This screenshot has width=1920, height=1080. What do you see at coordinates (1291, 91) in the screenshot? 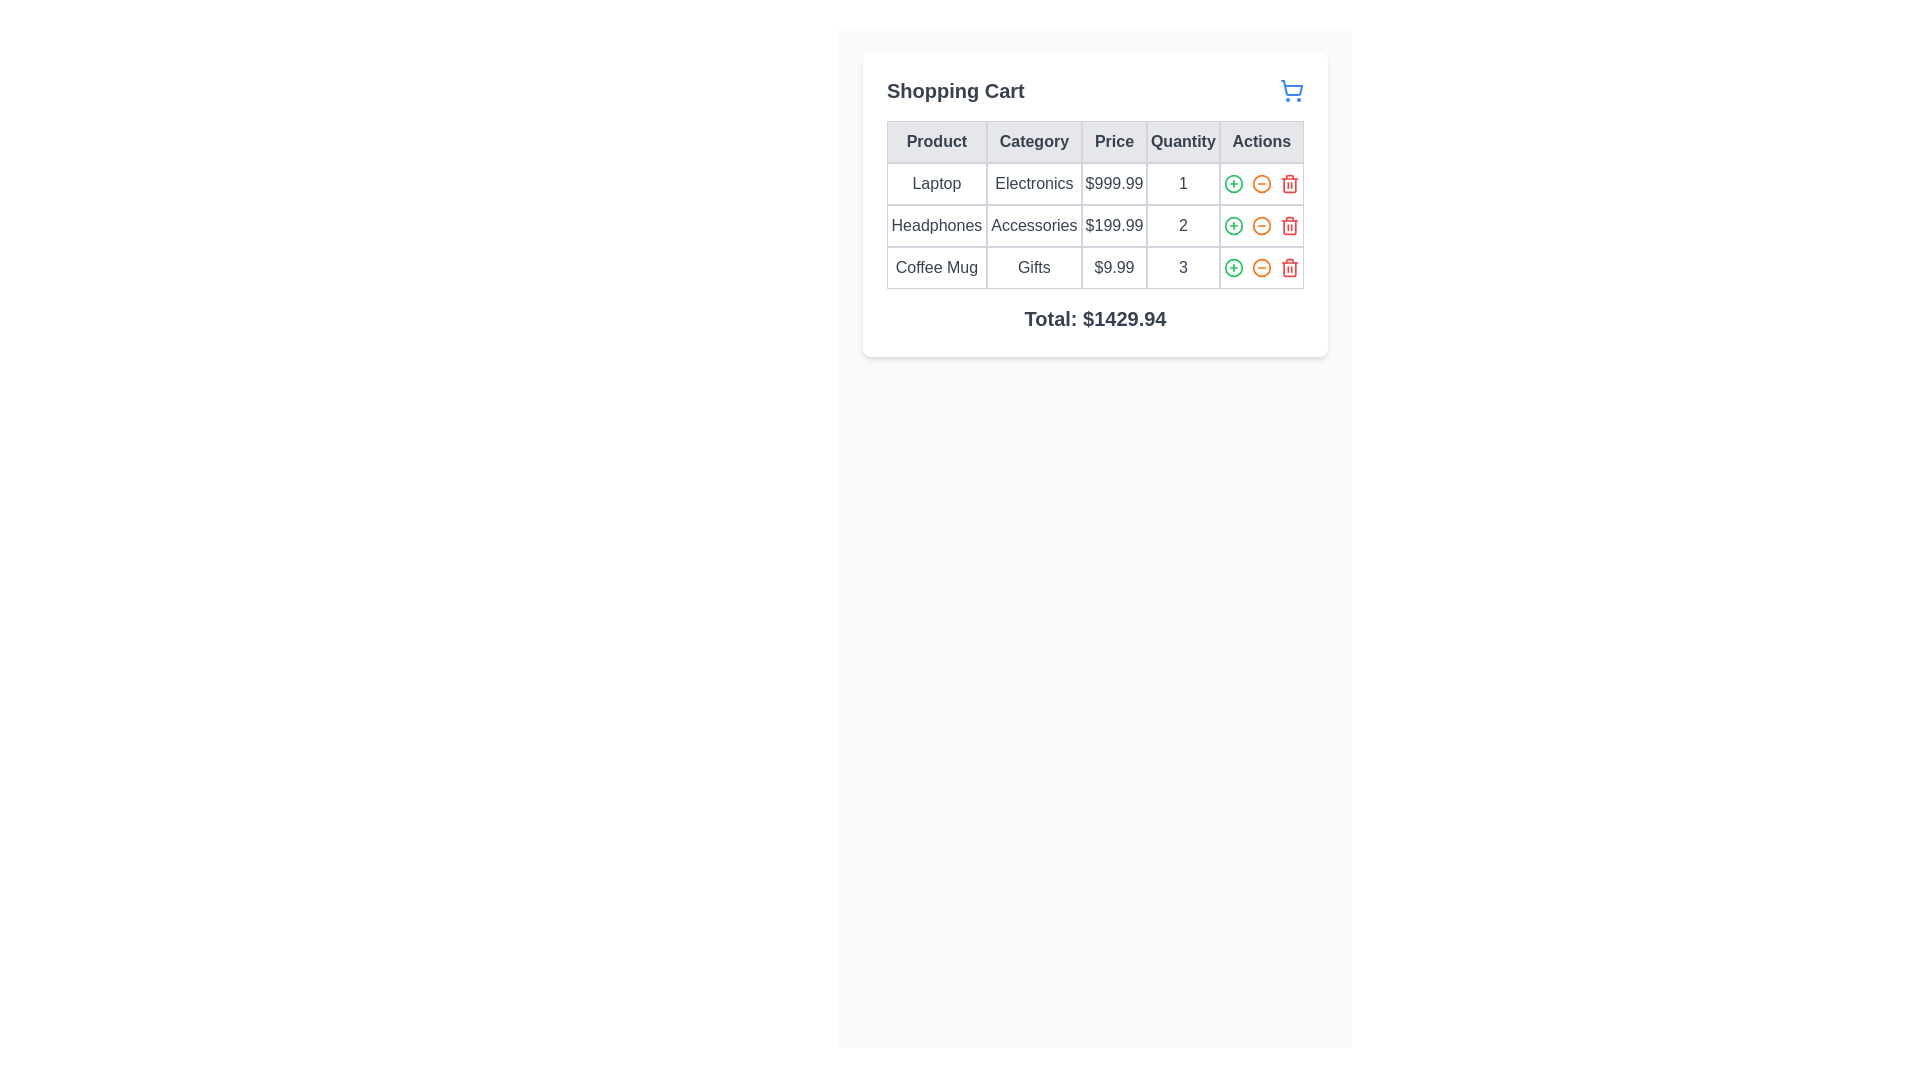
I see `the blue shopping cart icon located to the right of the 'Shopping Cart' text in the top-right corner of the shopping cart section` at bounding box center [1291, 91].